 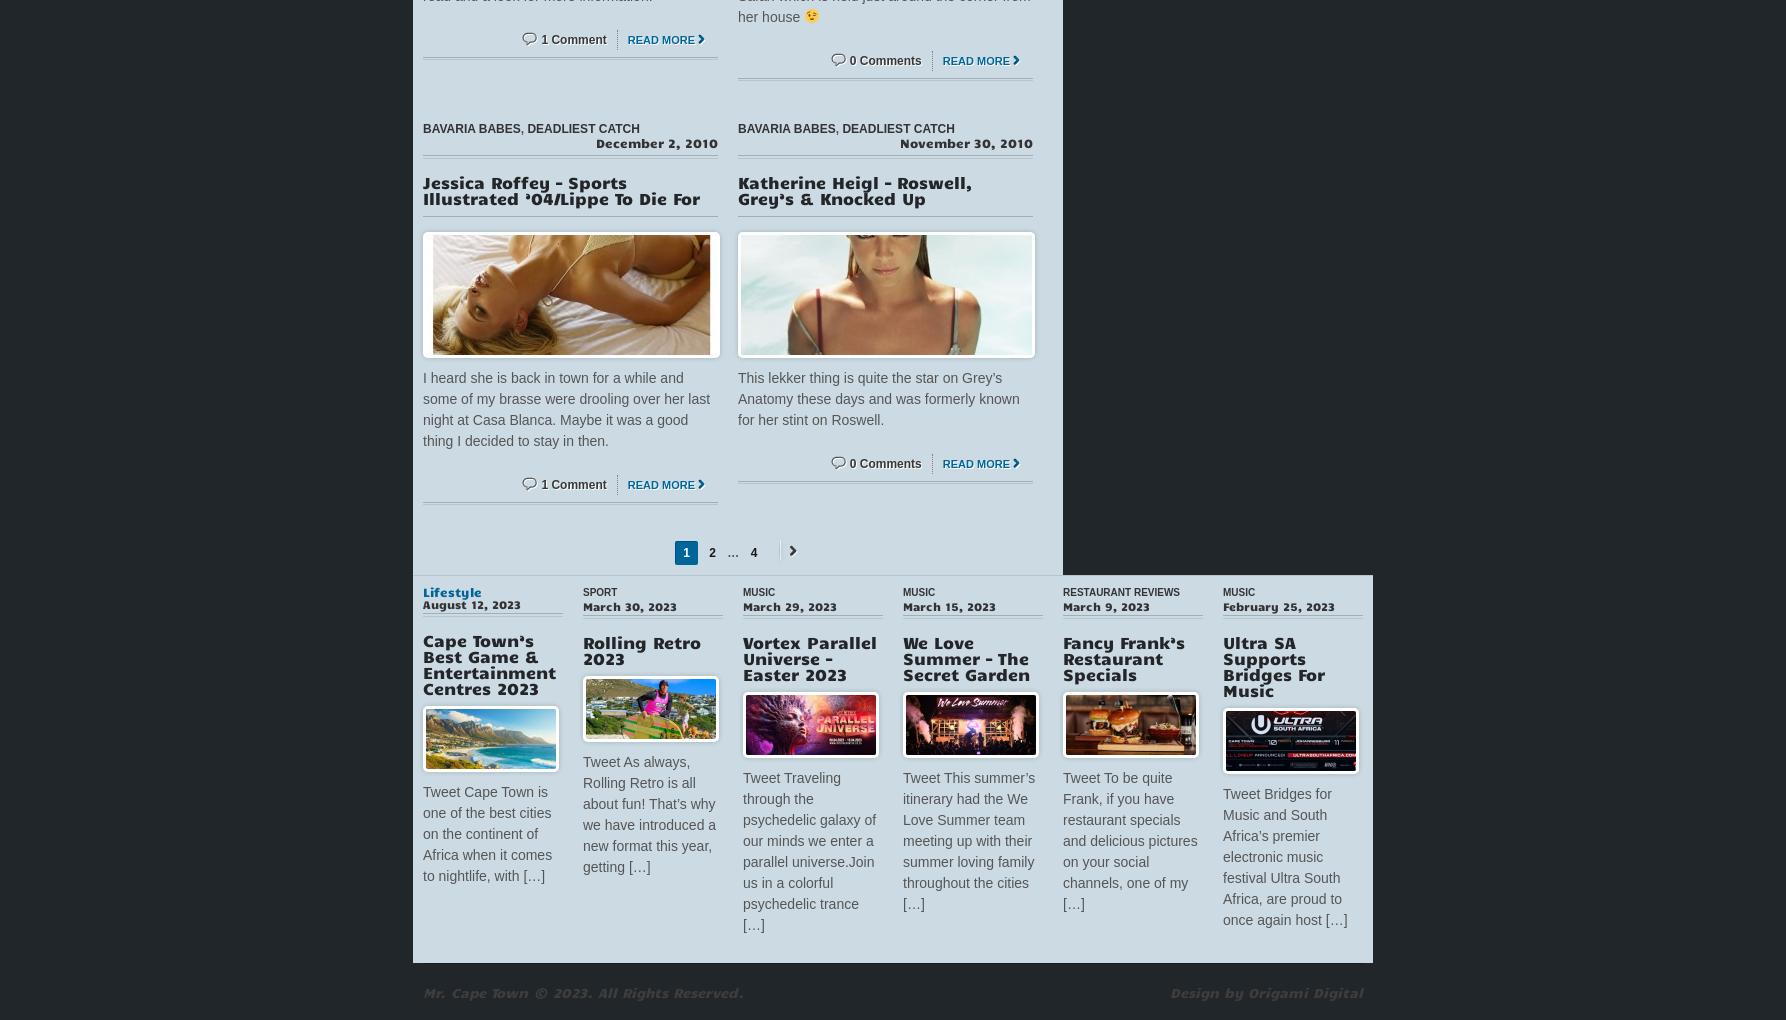 What do you see at coordinates (737, 188) in the screenshot?
I see `'Katherine Heigl – Roswell, Grey’s & Knocked Up'` at bounding box center [737, 188].